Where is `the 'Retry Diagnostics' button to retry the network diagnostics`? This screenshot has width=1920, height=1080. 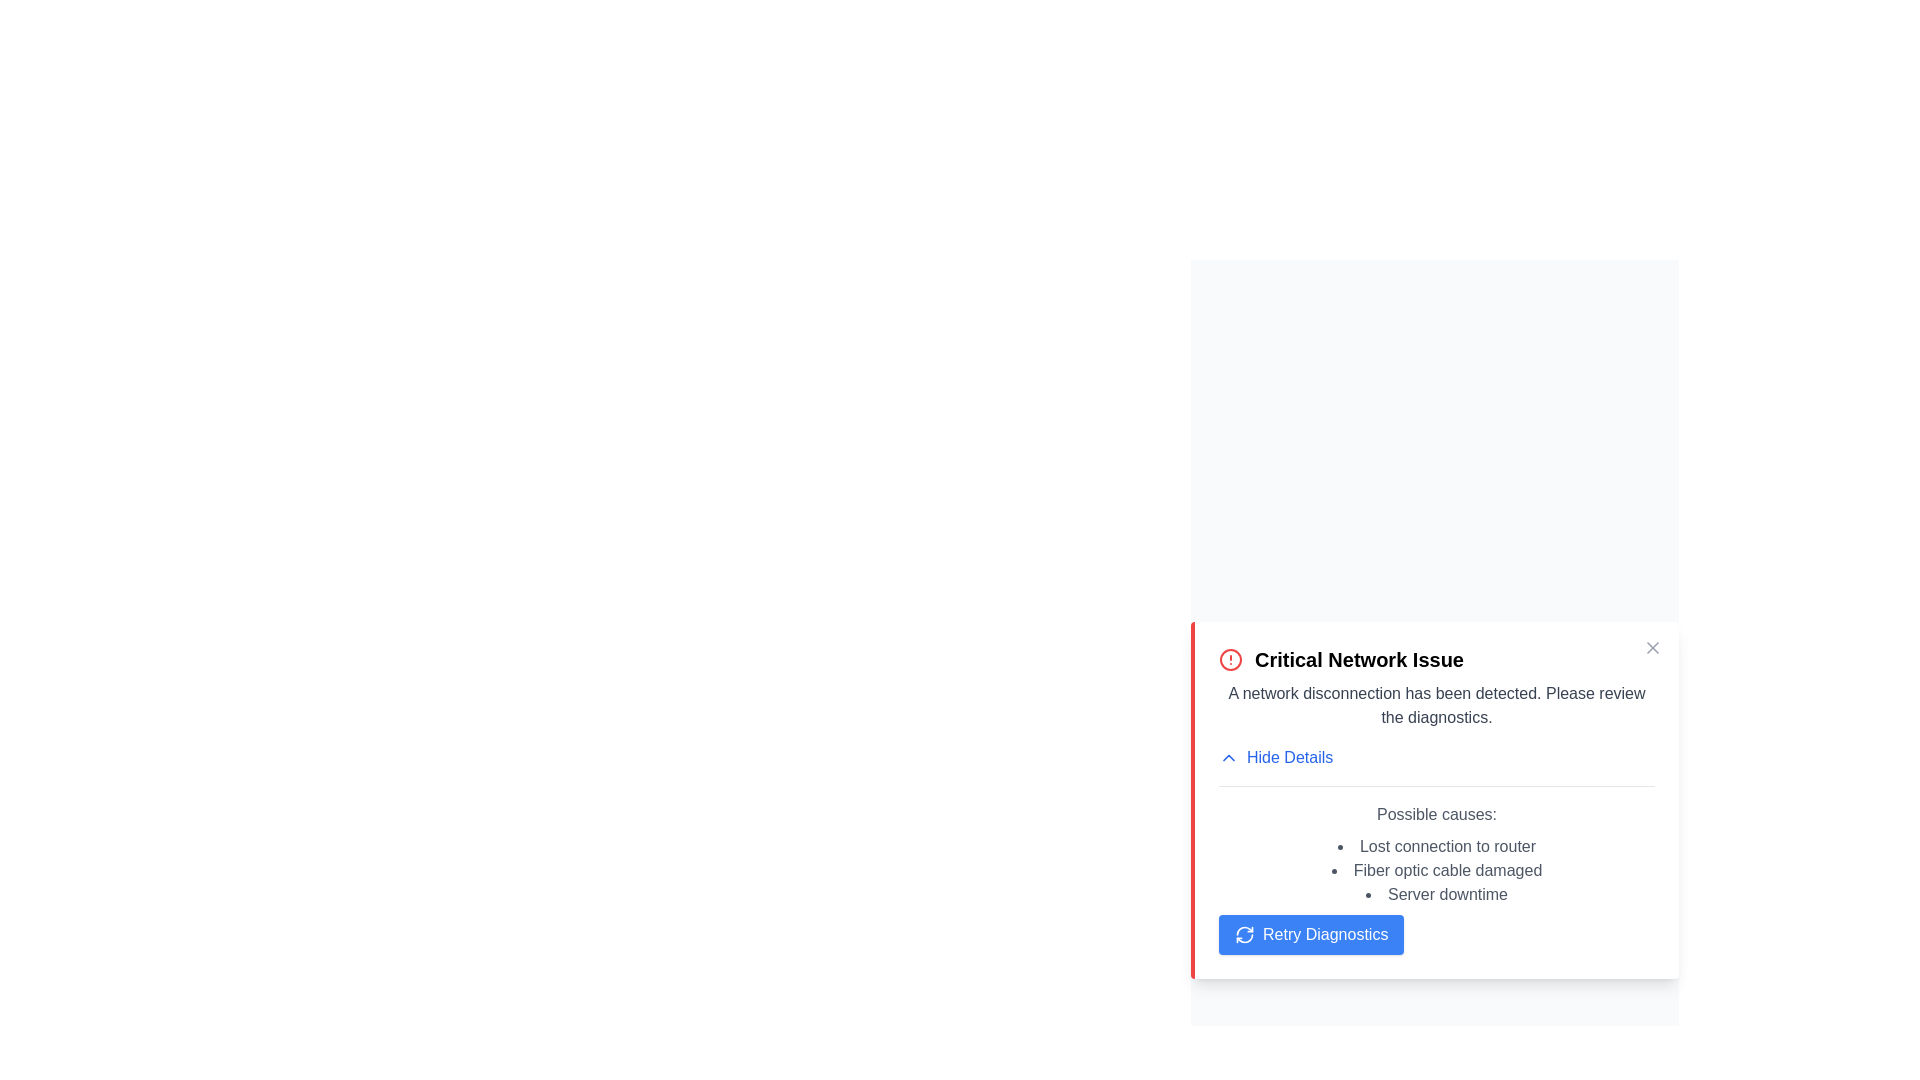 the 'Retry Diagnostics' button to retry the network diagnostics is located at coordinates (1310, 933).